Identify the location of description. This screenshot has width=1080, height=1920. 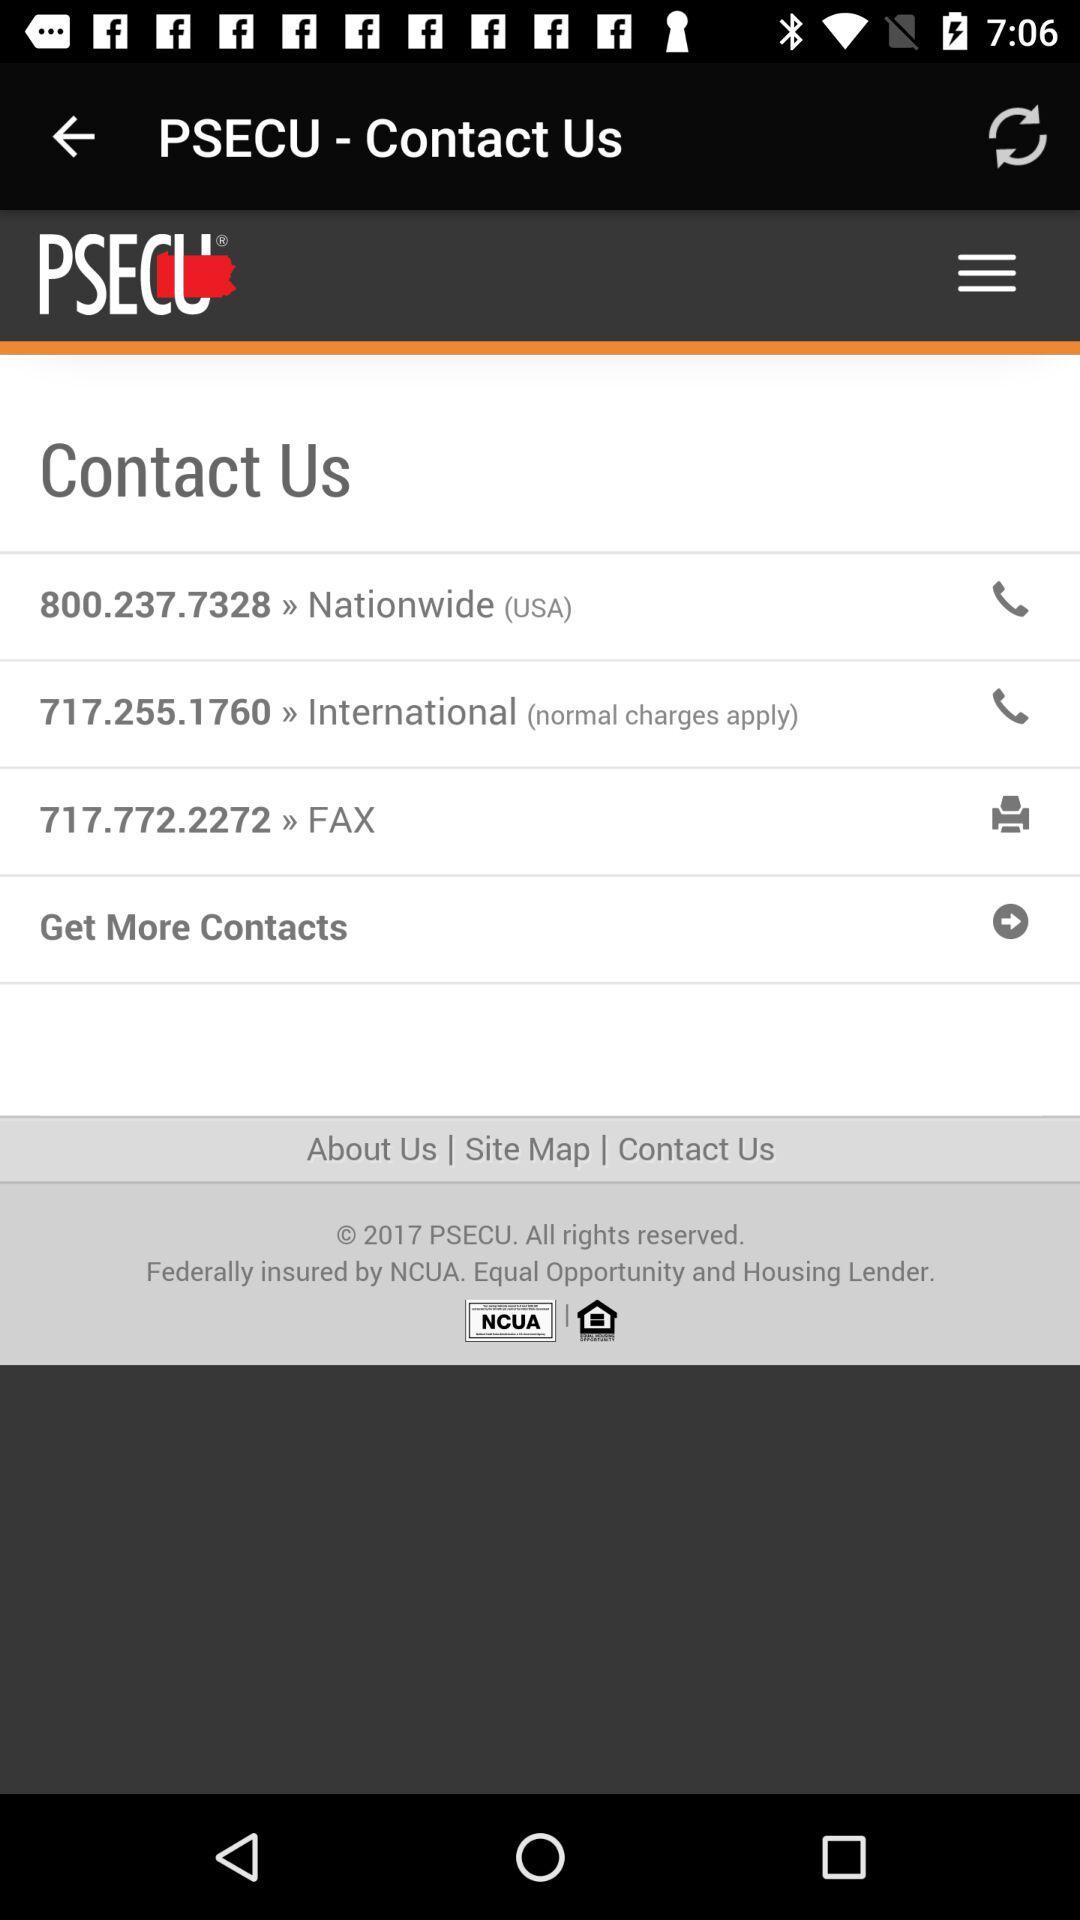
(540, 1002).